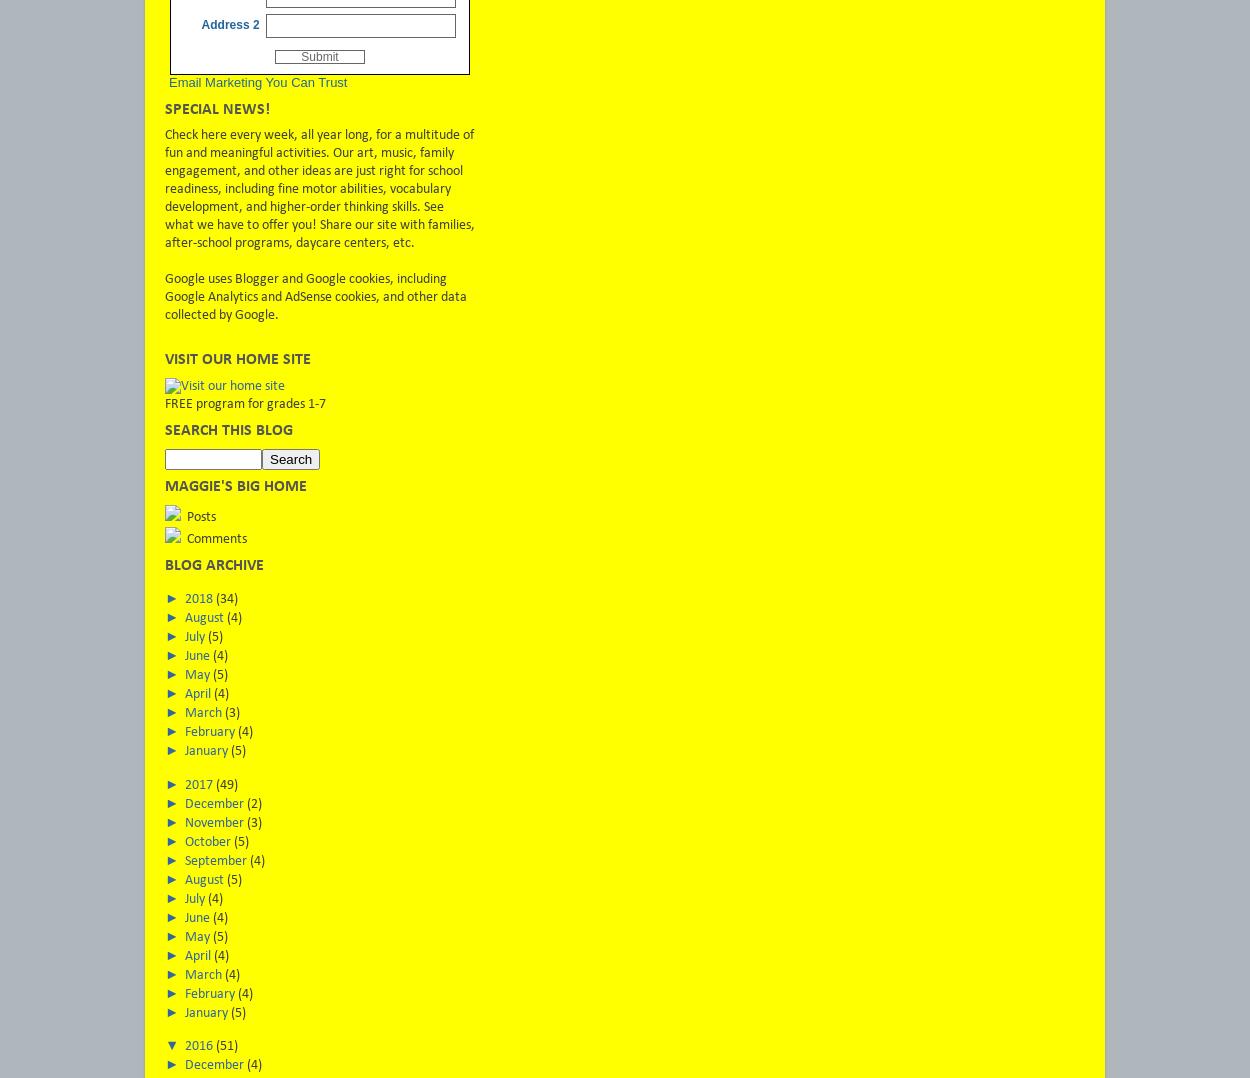 The height and width of the screenshot is (1078, 1250). I want to click on '2018', so click(199, 599).